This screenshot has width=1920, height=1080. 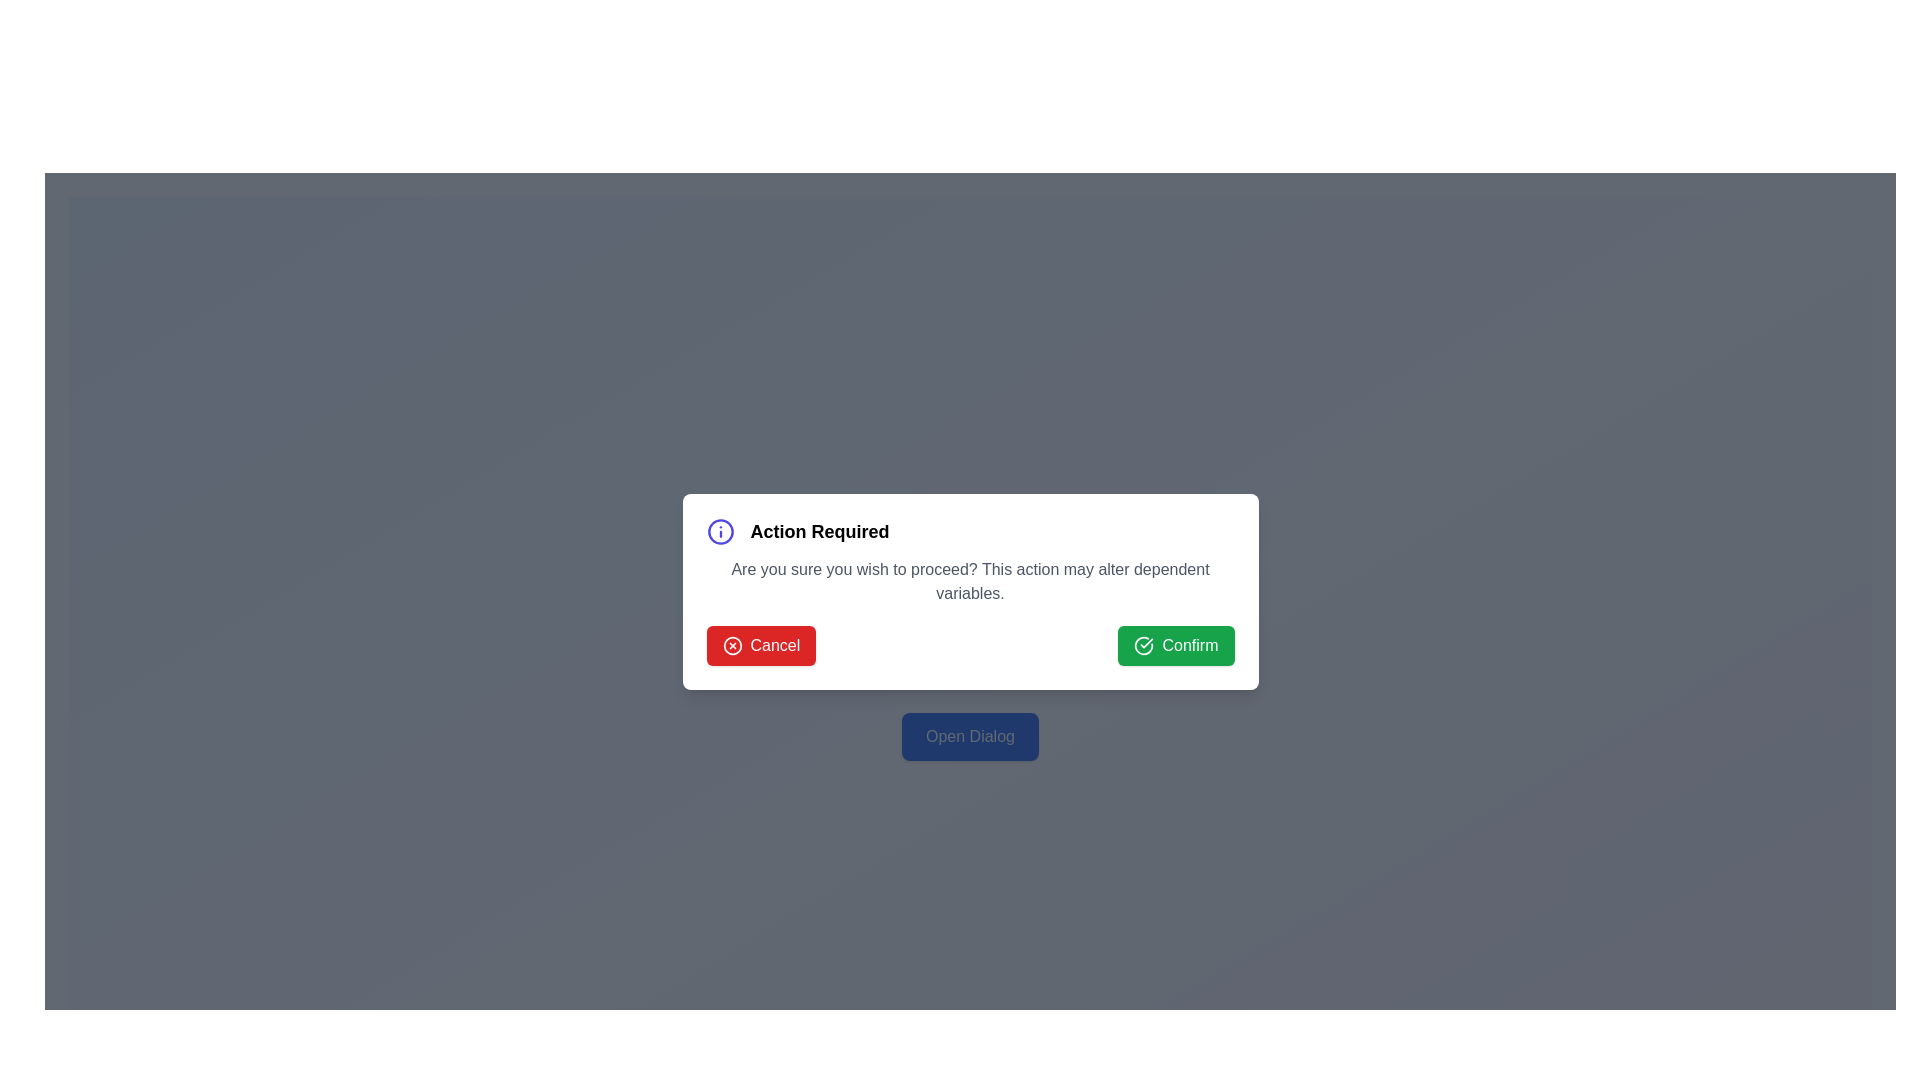 I want to click on the red rectangular 'Cancel' button with white text and an 'X' icon for keyboard interaction, so click(x=760, y=645).